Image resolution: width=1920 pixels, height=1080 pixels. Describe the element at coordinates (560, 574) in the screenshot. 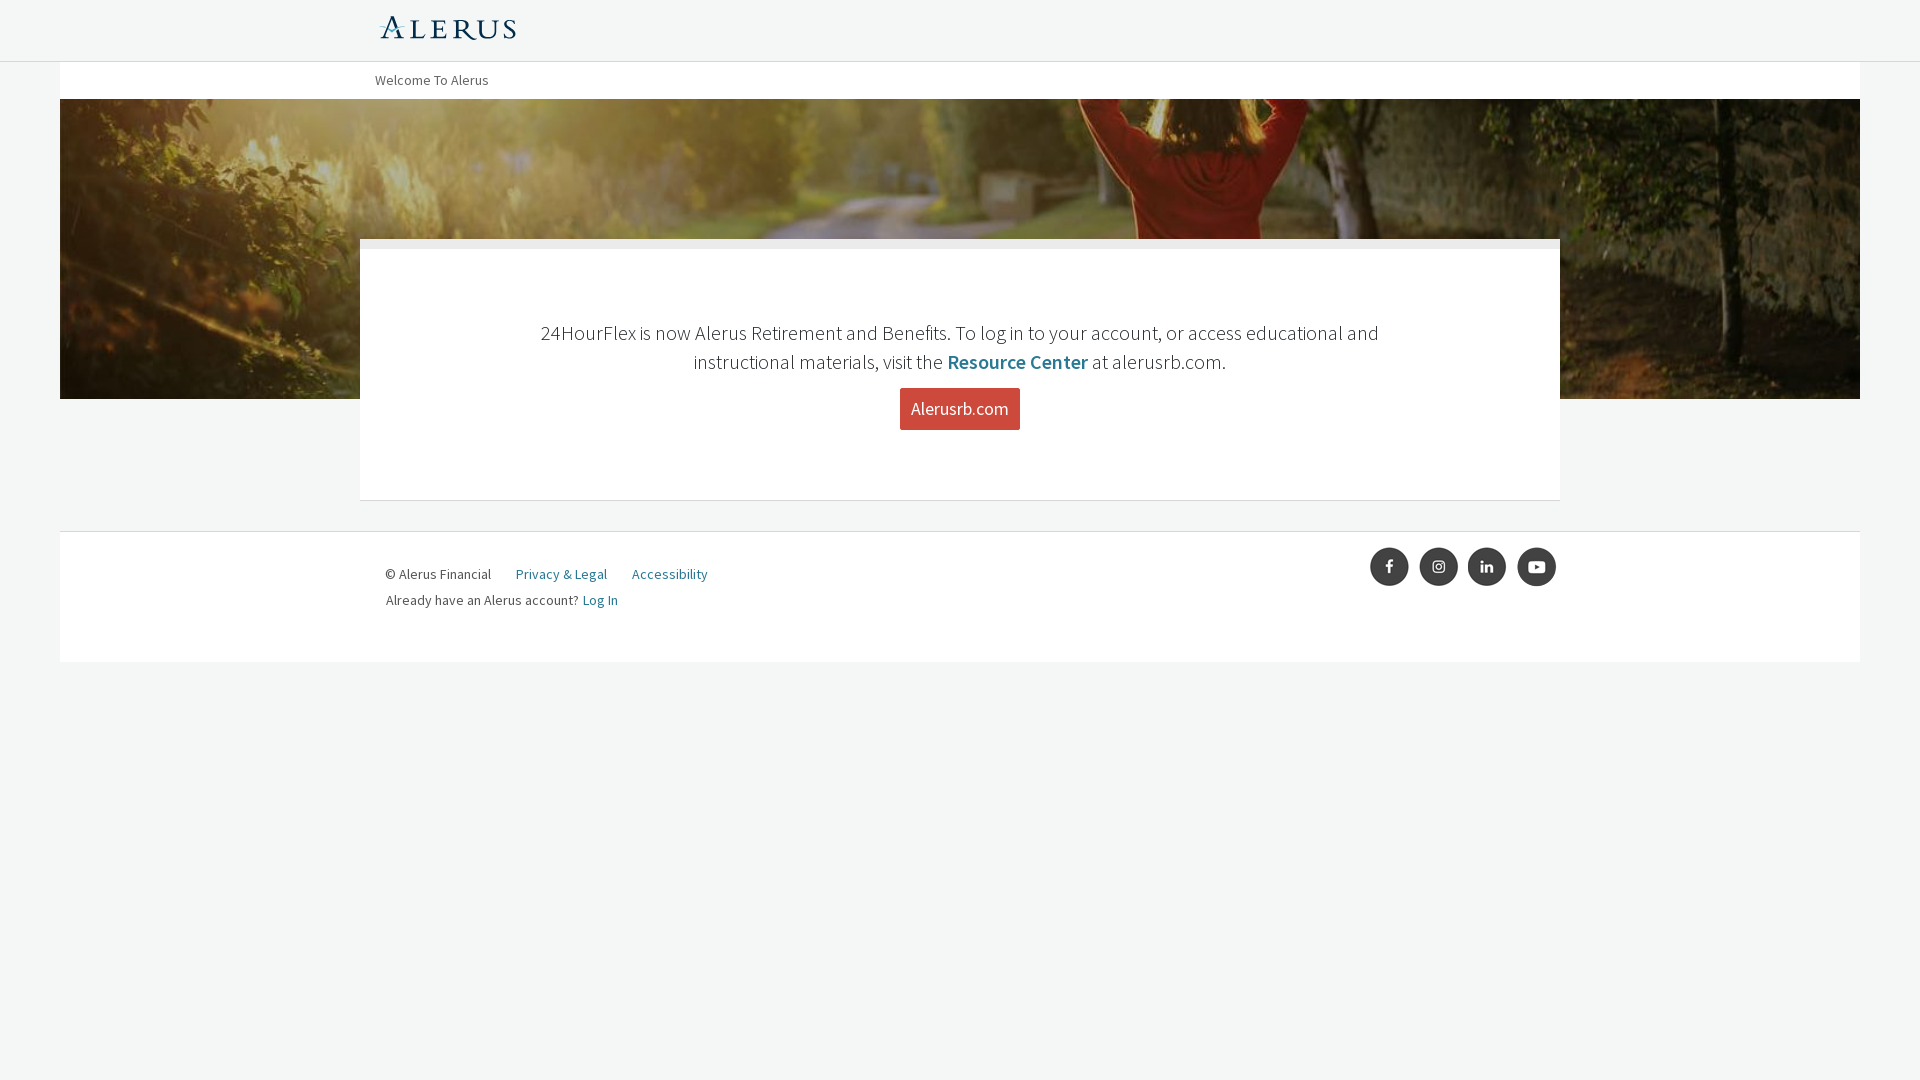

I see `'Privacy & Legal'` at that location.